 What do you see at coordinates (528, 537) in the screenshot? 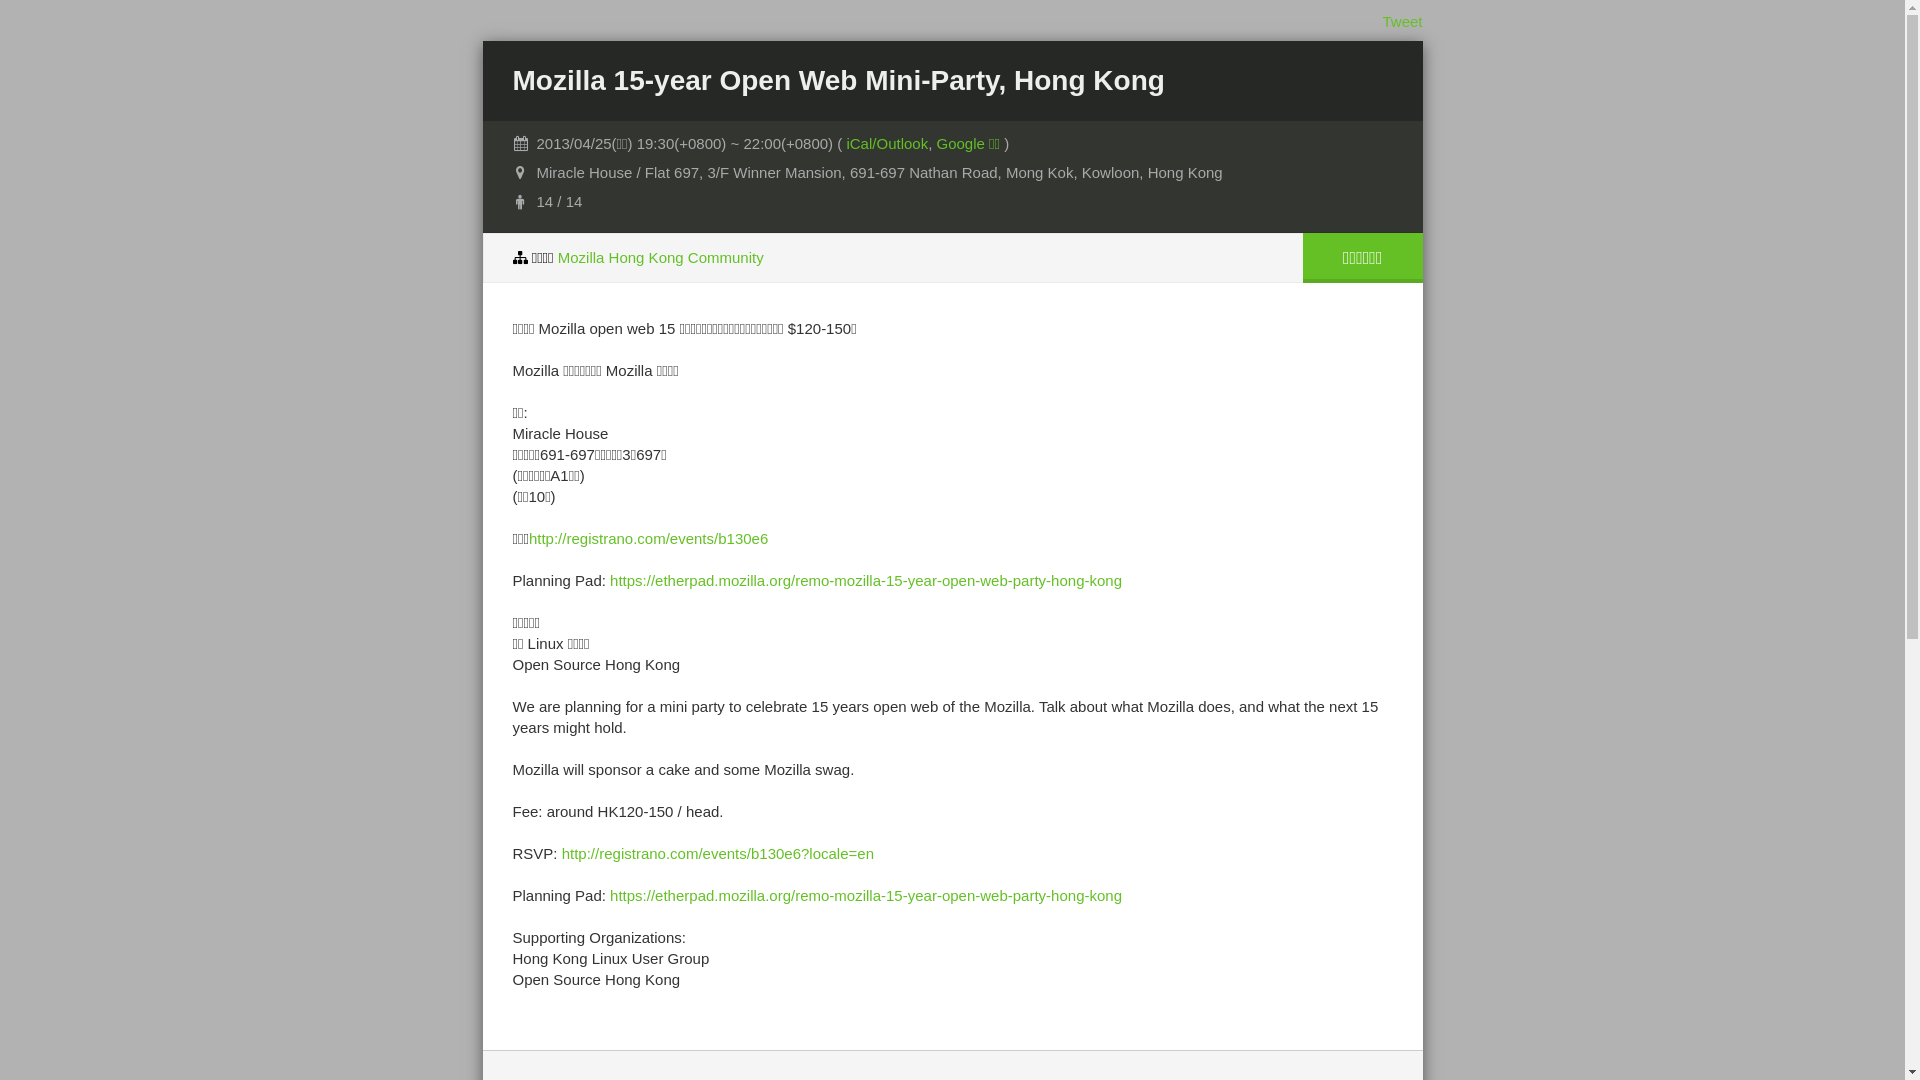
I see `'http://registrano.com/events/b130e6'` at bounding box center [528, 537].